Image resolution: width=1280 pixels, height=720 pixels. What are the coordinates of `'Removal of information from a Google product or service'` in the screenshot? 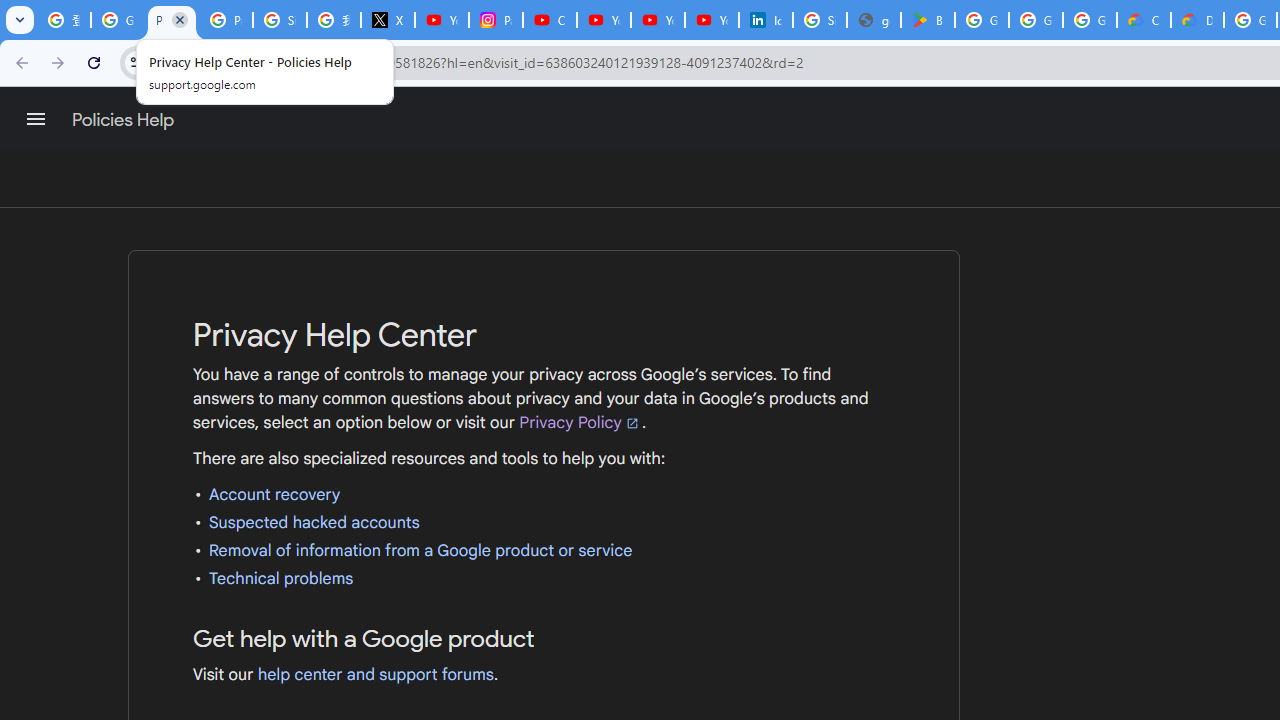 It's located at (420, 550).